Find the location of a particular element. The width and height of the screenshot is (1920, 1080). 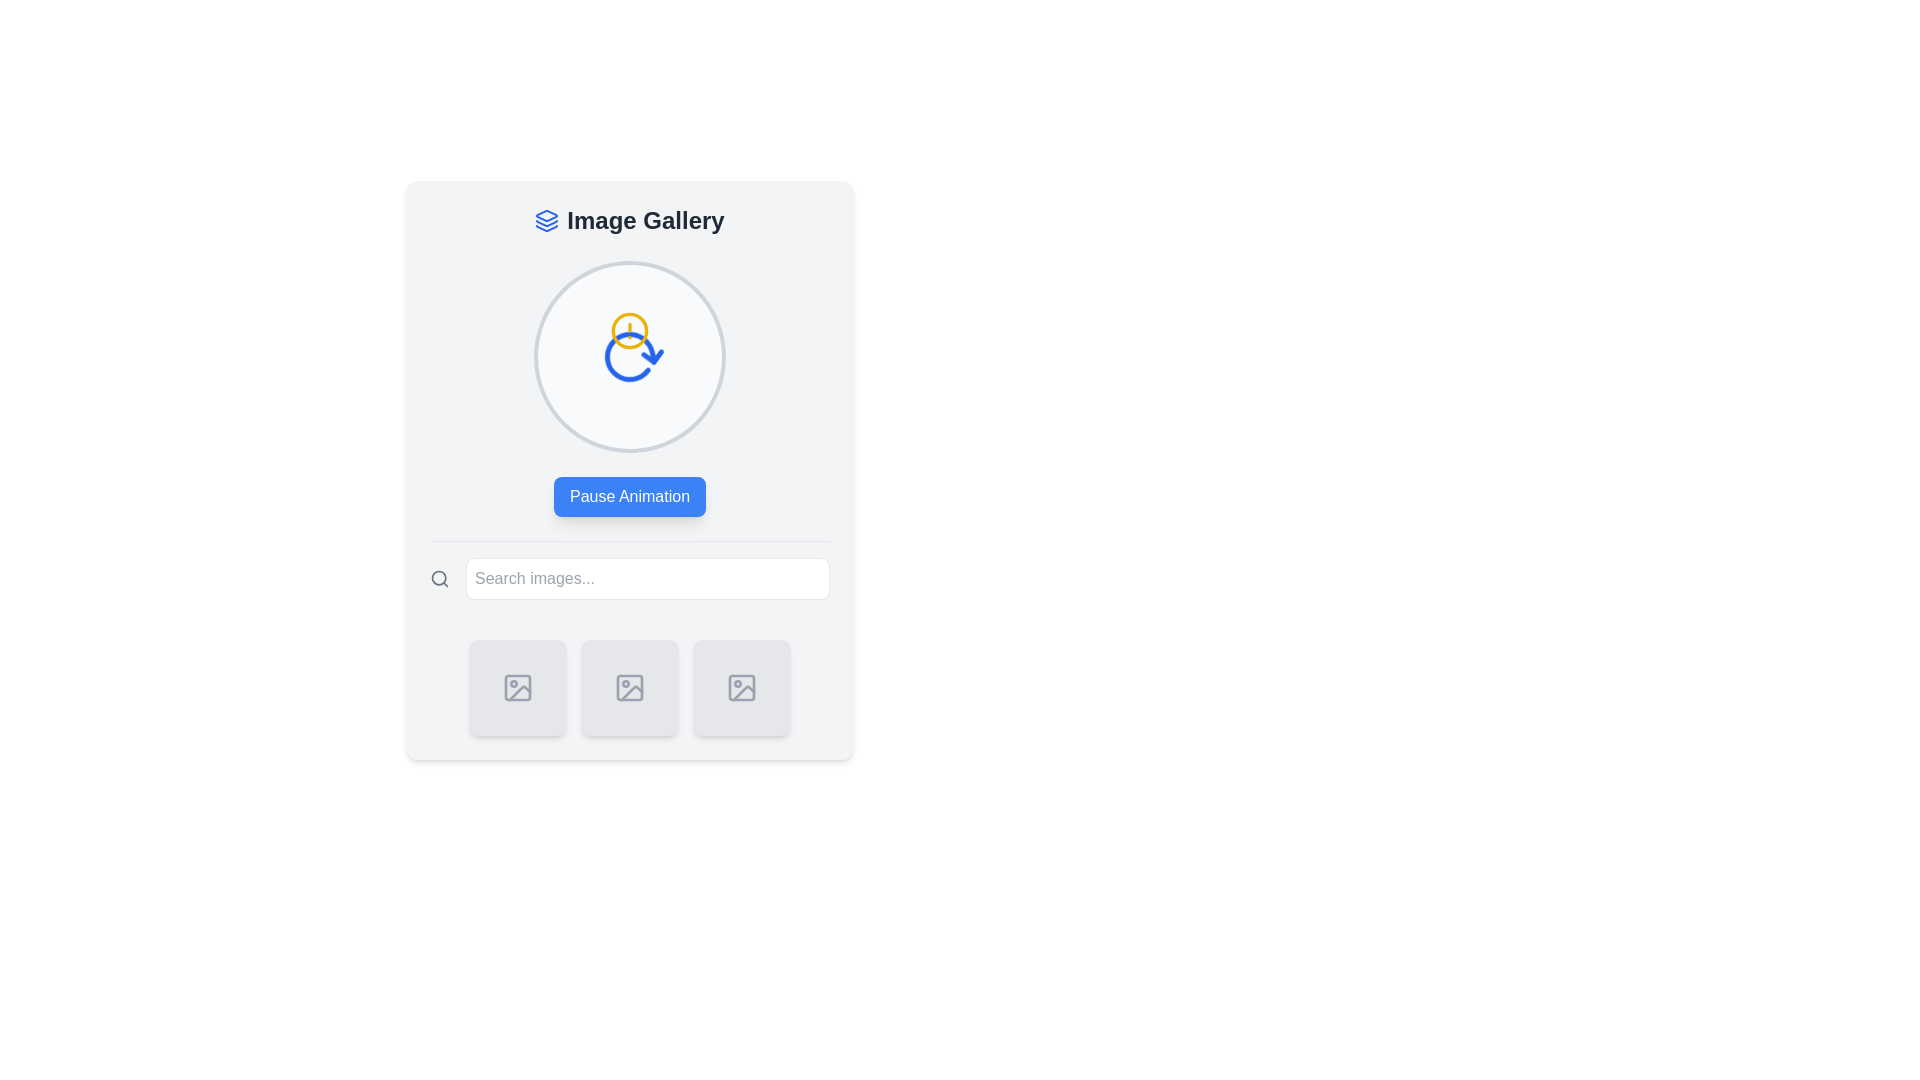

the text element displaying 'Image Gallery' prominently in bold is located at coordinates (646, 220).